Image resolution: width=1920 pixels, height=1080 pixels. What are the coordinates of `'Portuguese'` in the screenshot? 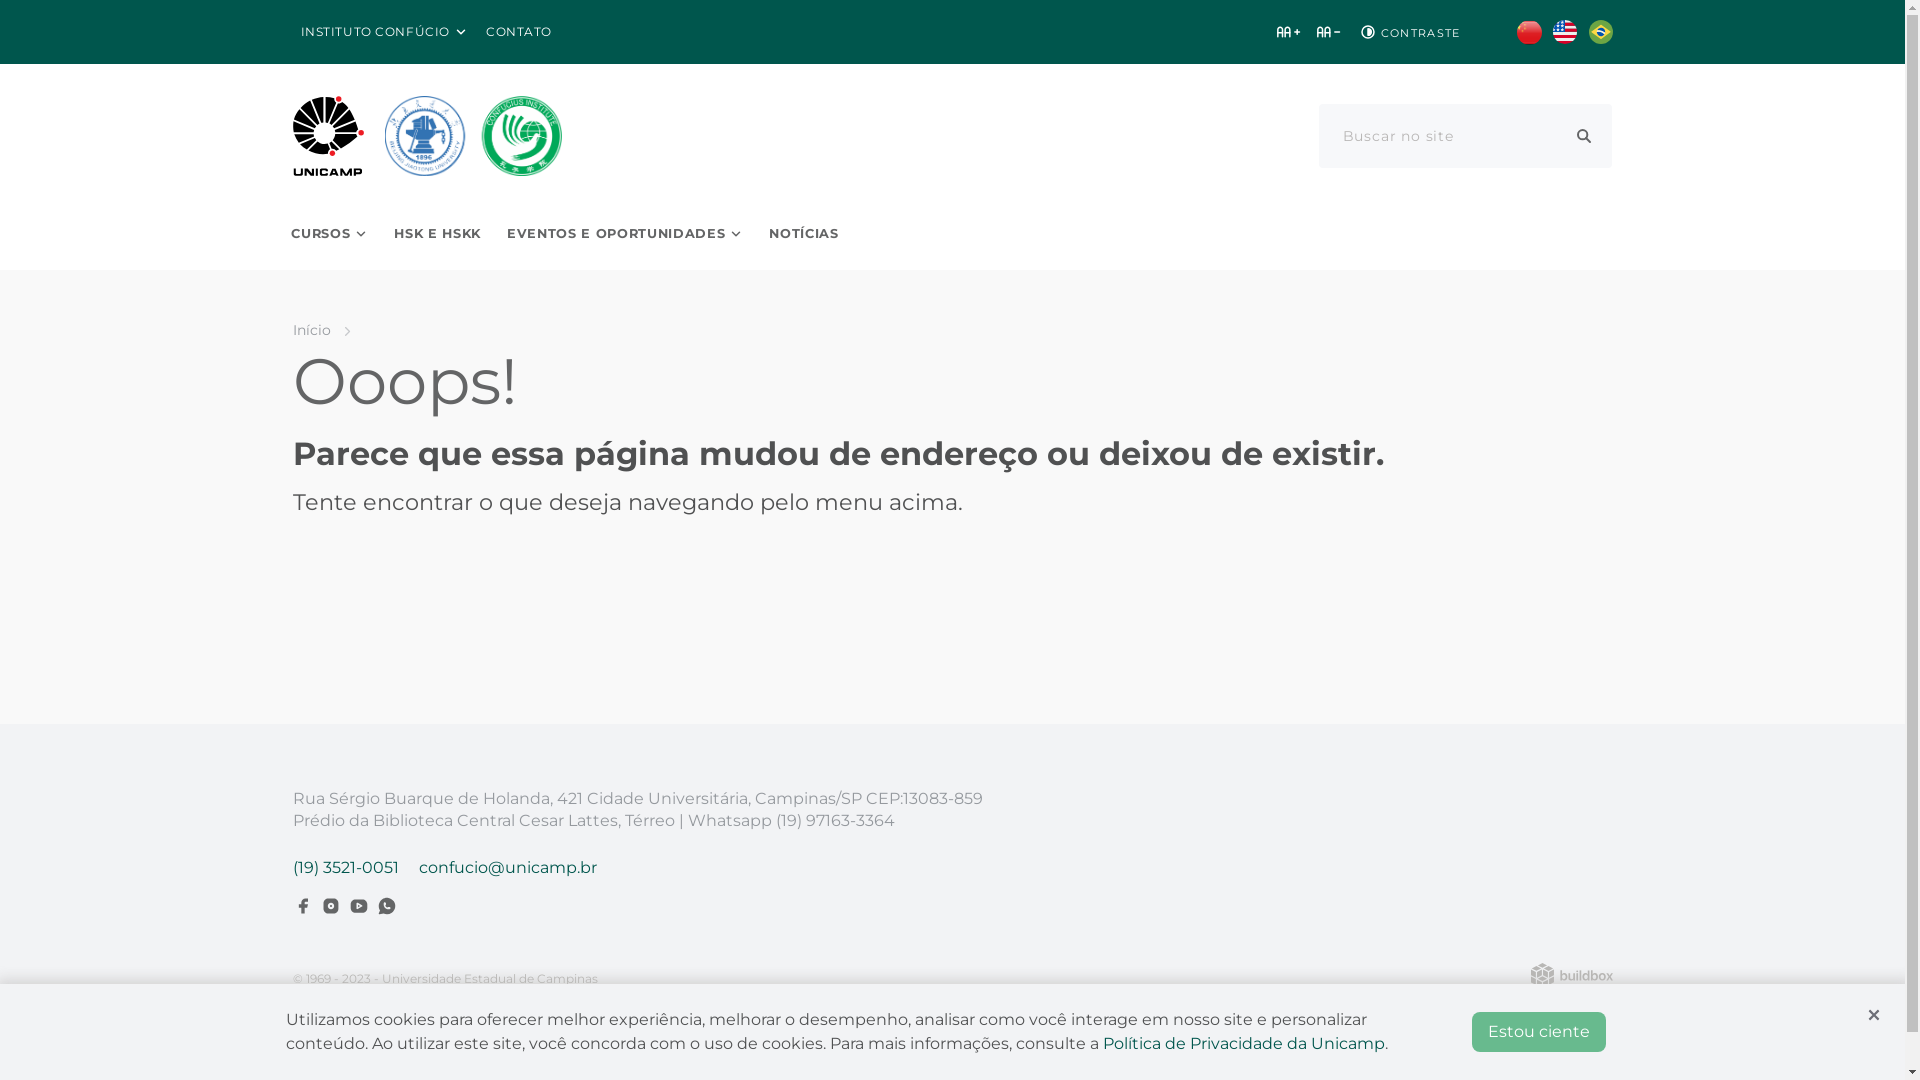 It's located at (1598, 31).